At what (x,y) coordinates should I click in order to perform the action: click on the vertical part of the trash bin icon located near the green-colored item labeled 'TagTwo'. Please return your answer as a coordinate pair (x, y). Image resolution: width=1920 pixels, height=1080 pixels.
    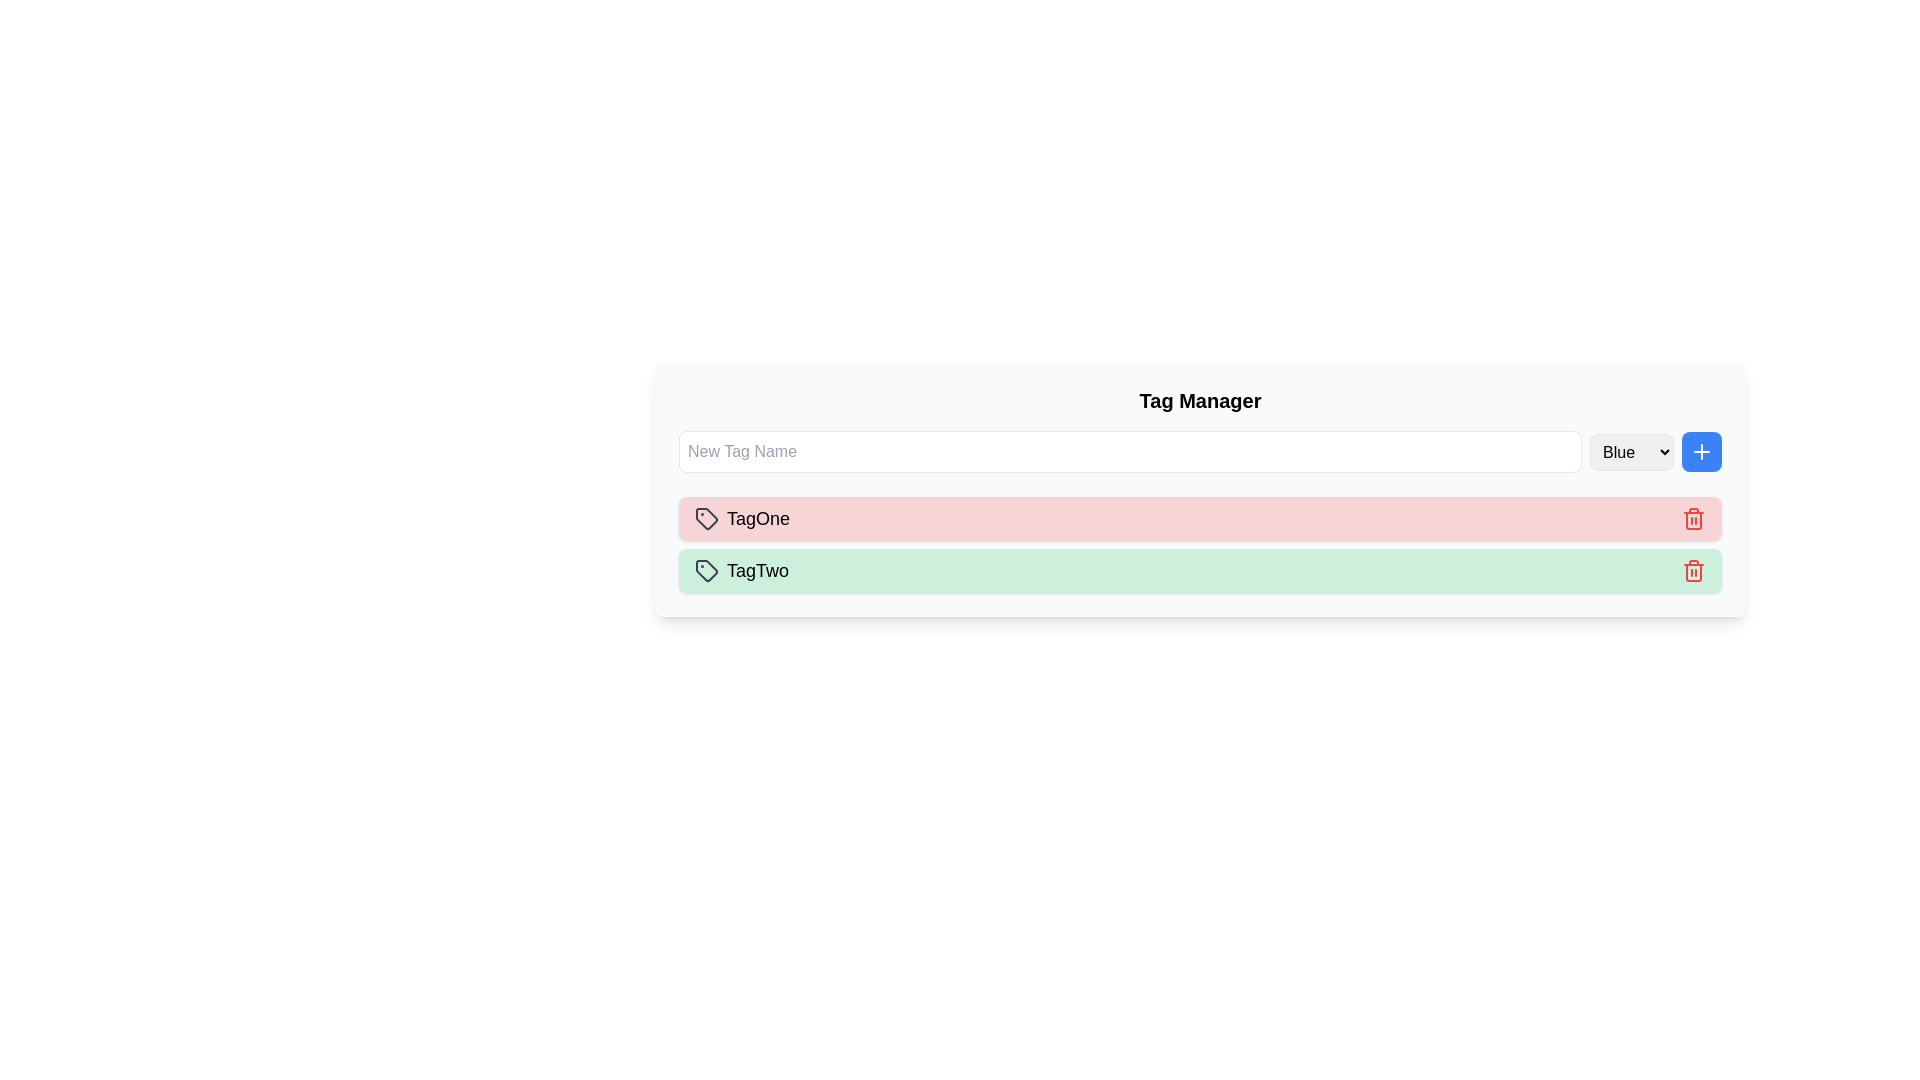
    Looking at the image, I should click on (1693, 519).